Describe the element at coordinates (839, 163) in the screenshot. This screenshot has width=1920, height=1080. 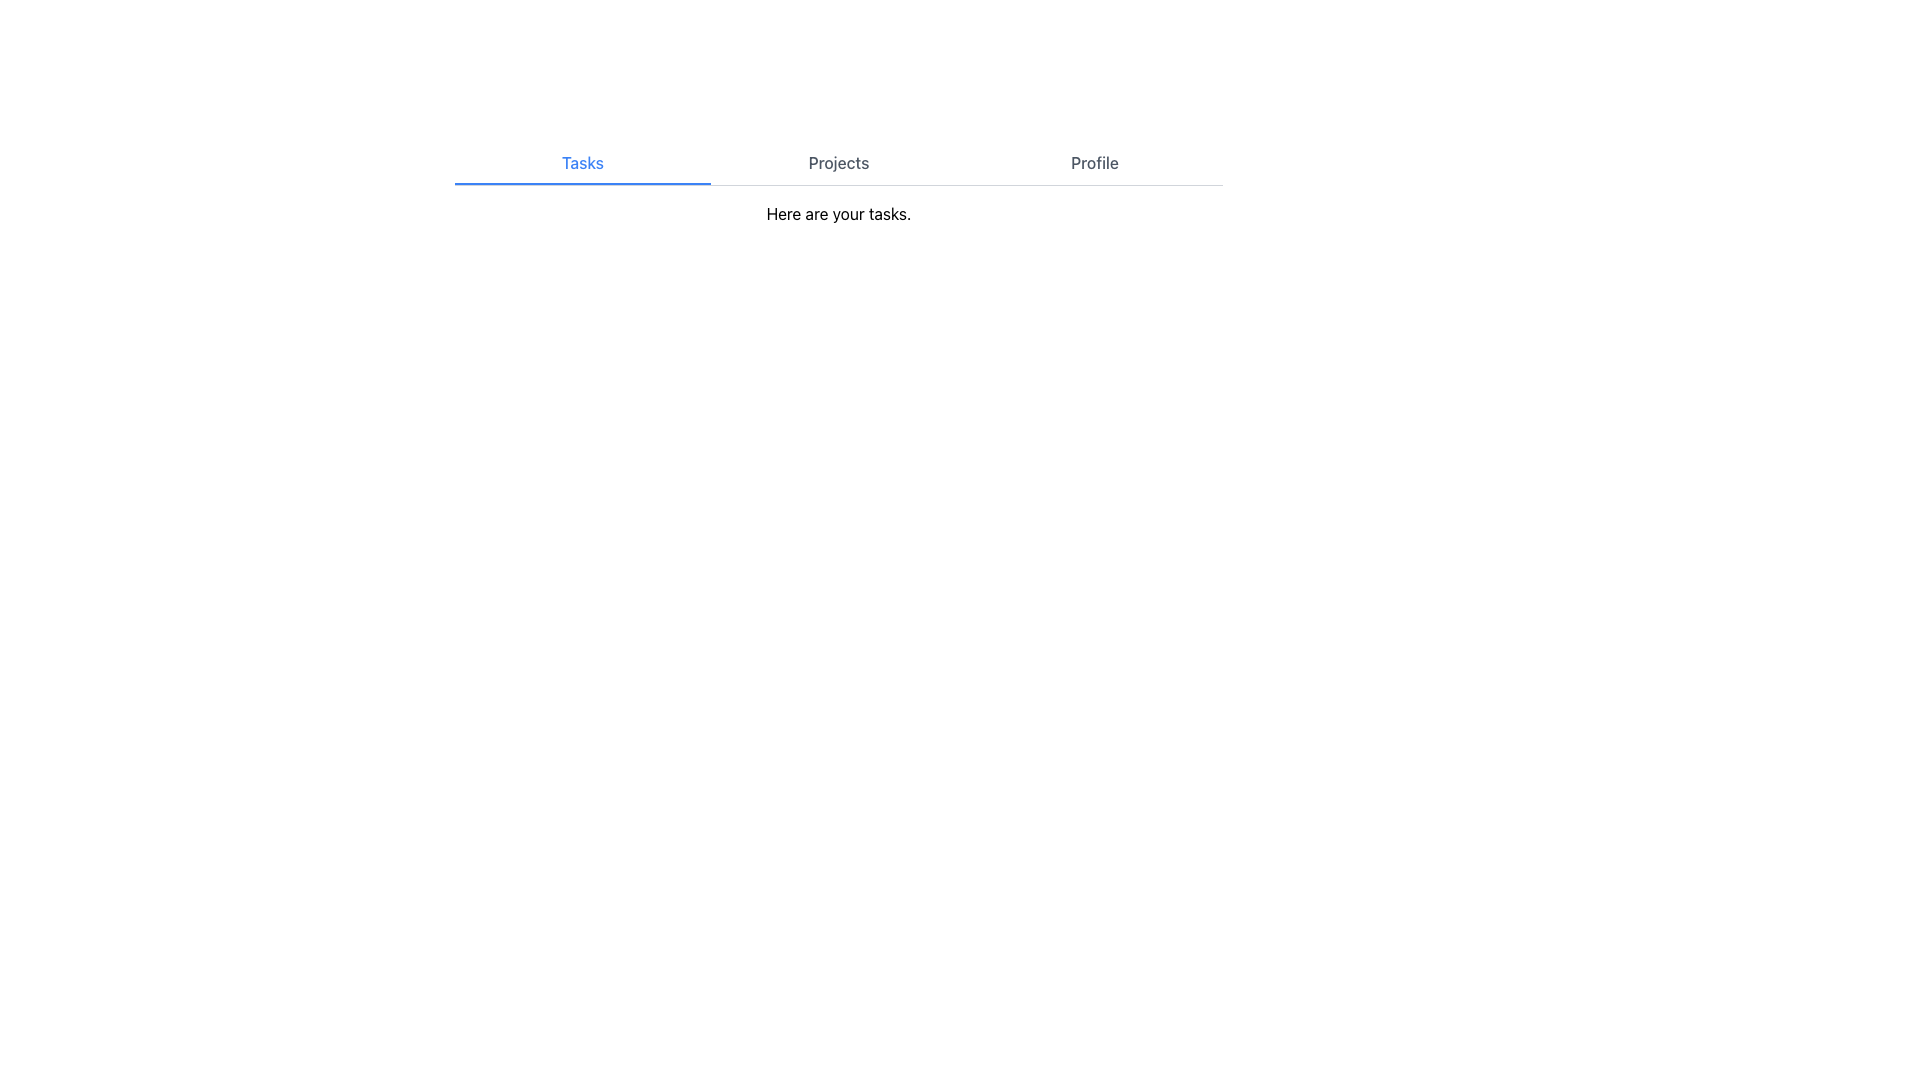
I see `the 'Projects' text button in the navigation bar` at that location.